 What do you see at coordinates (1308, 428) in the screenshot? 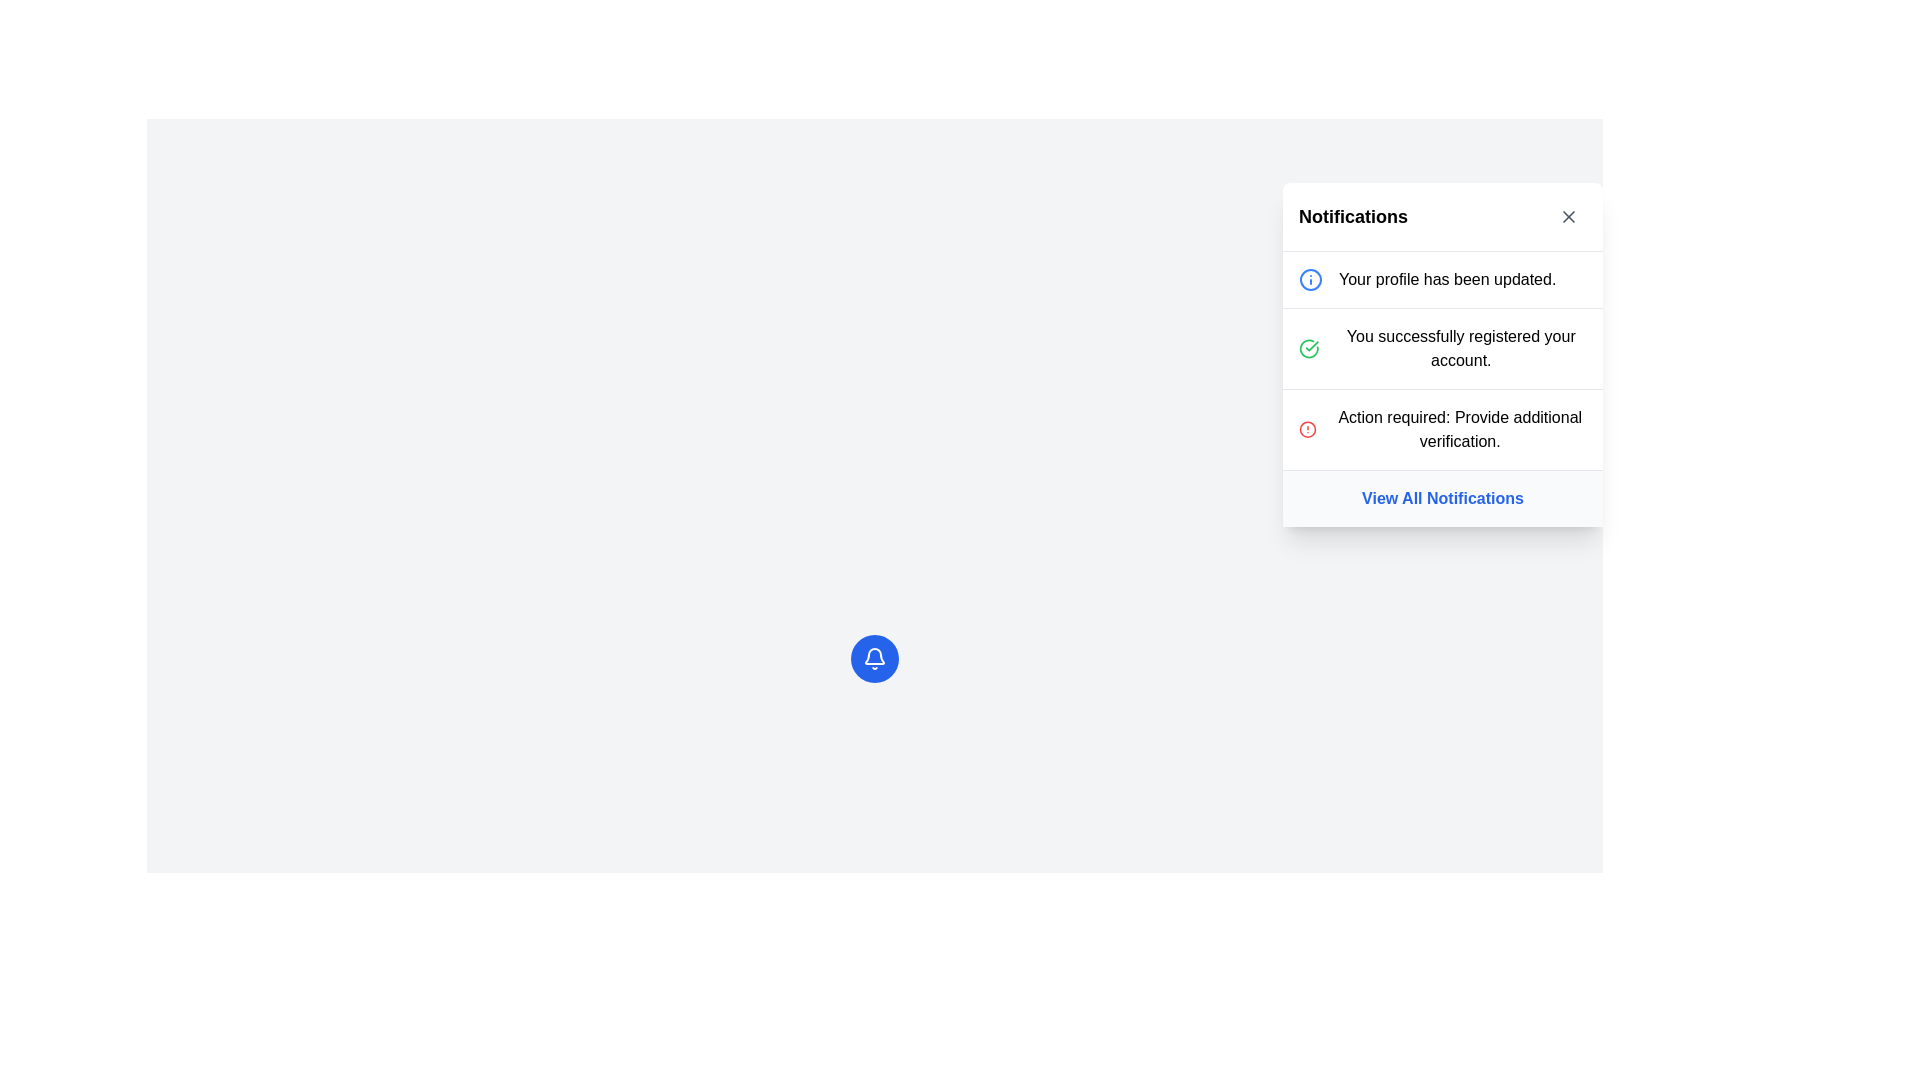
I see `the SVG Circle graphic that signifies an alert or notification` at bounding box center [1308, 428].